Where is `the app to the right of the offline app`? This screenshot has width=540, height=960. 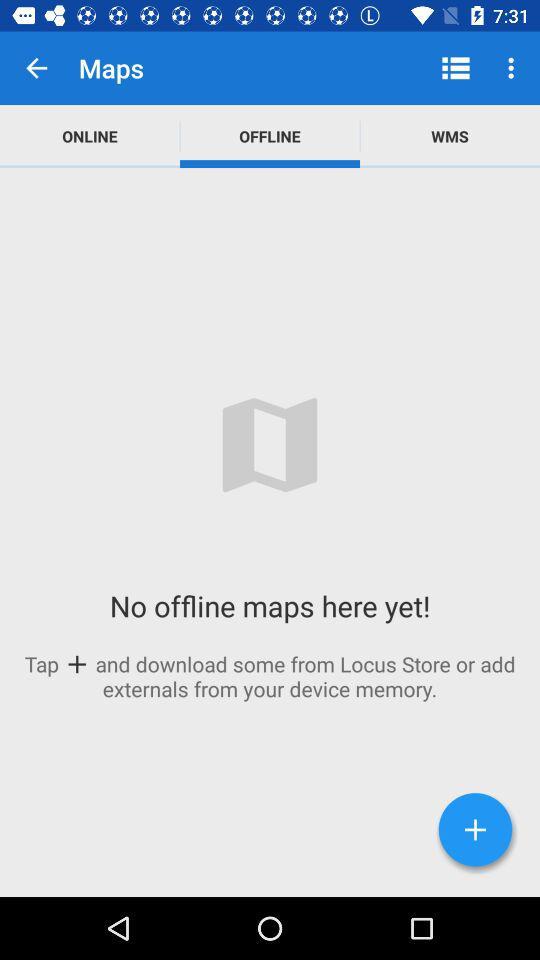 the app to the right of the offline app is located at coordinates (449, 135).